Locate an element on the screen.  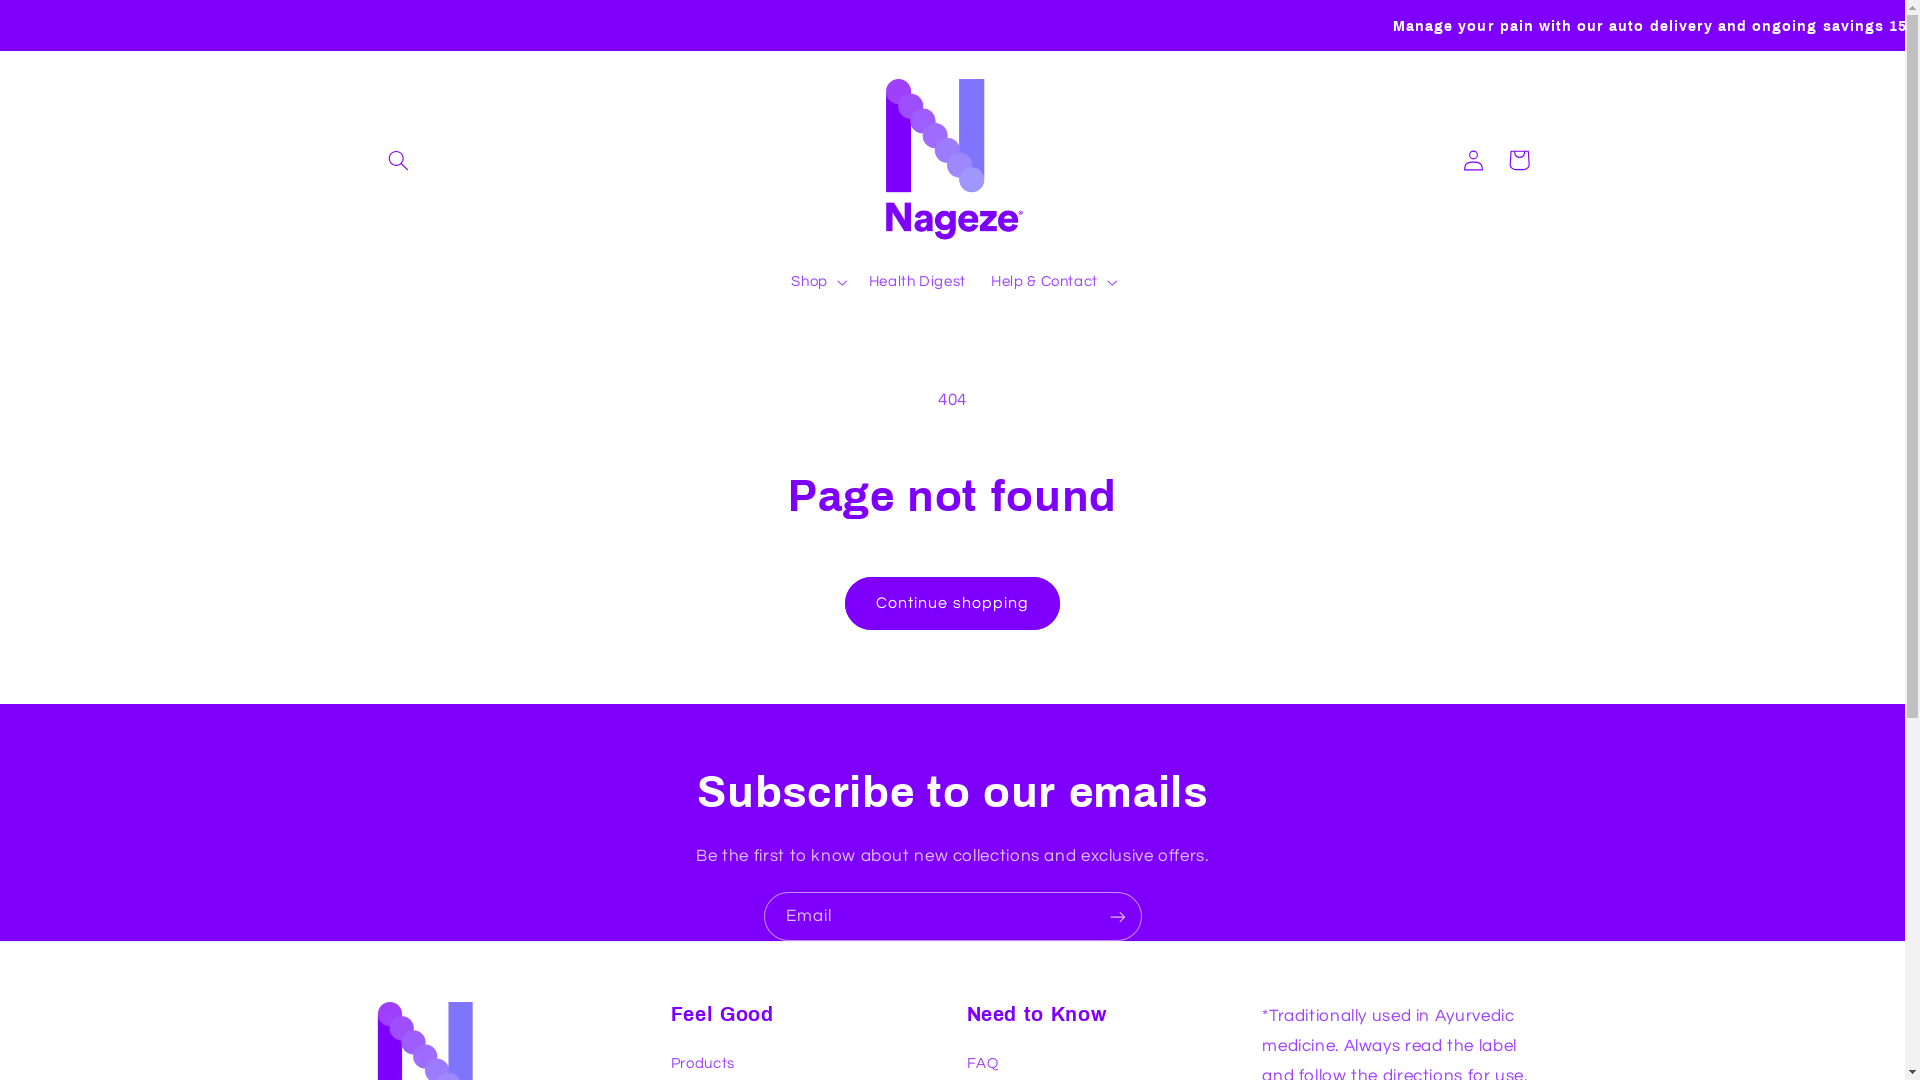
'Continue shopping' is located at coordinates (952, 602).